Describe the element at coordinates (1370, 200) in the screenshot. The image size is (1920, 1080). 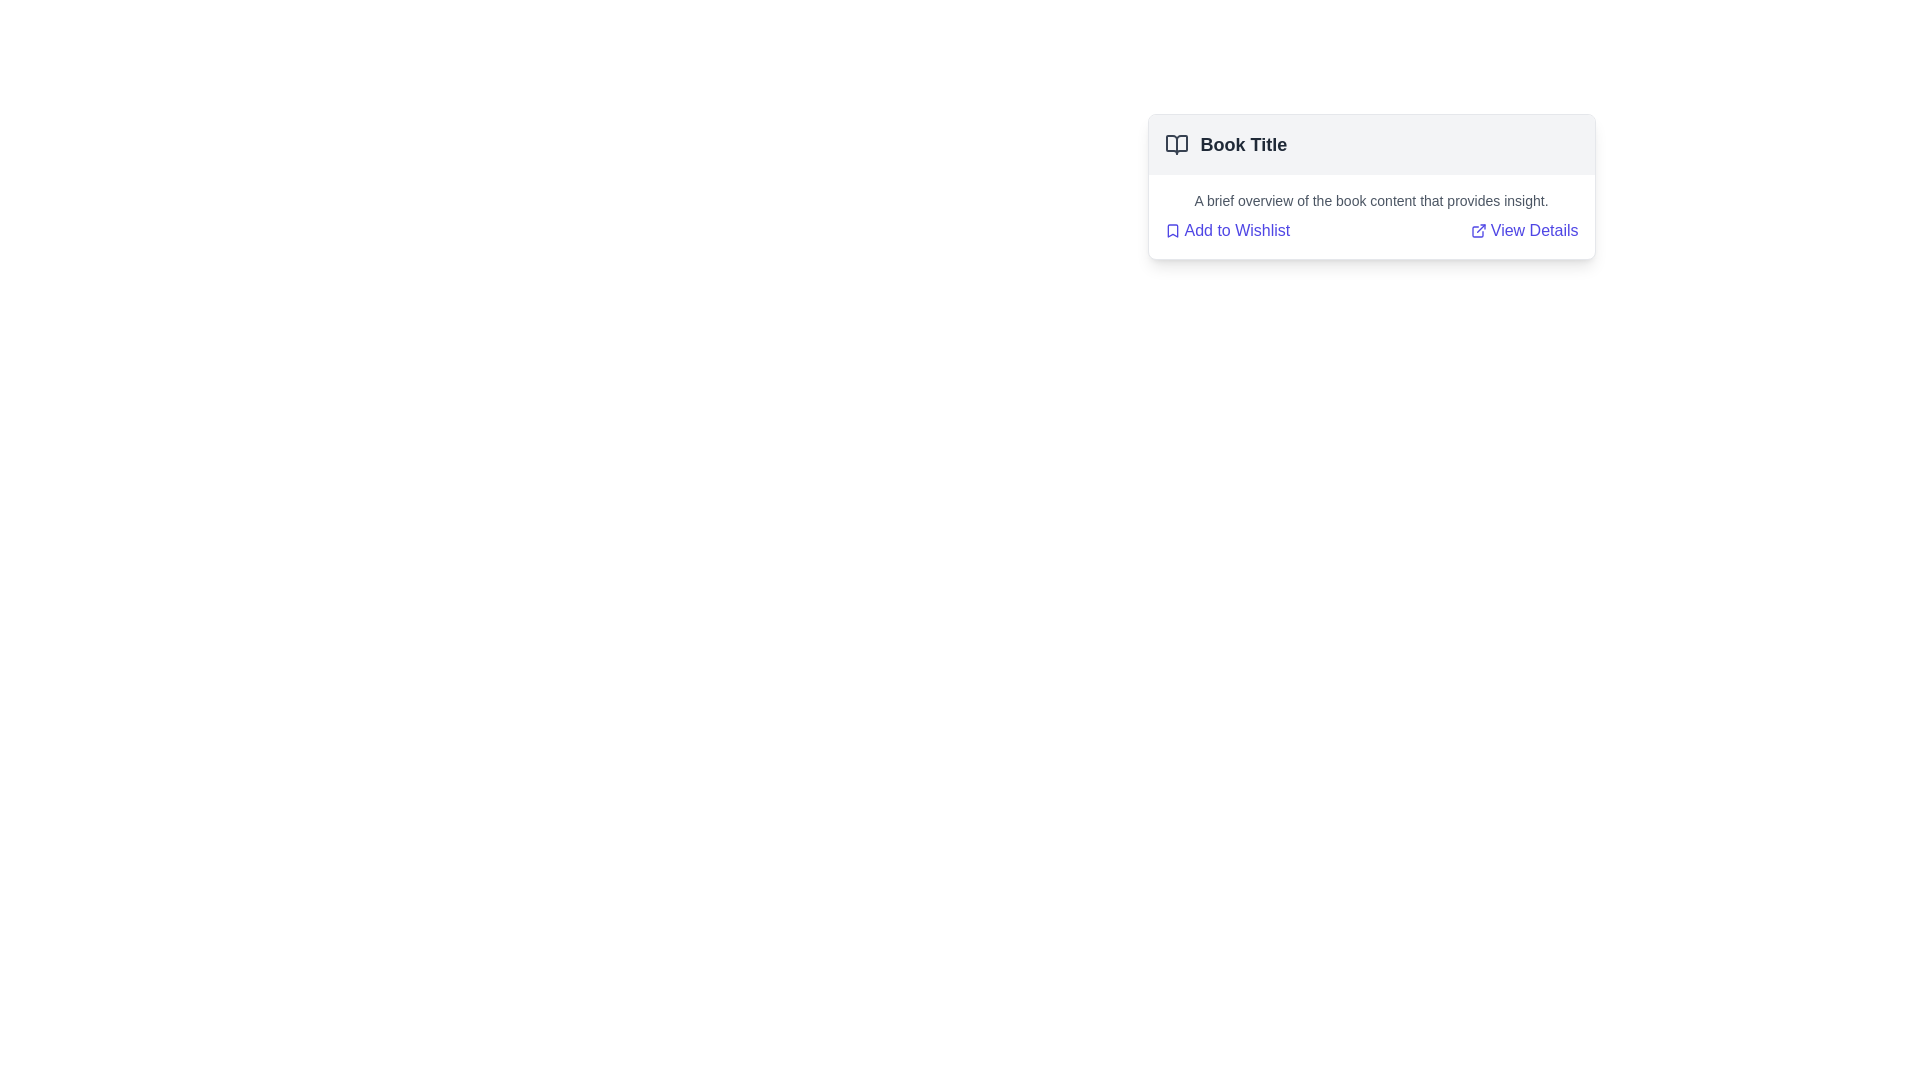
I see `the text element that provides a description or summary of a book's content, located immediately below the title section and above the interactive links` at that location.